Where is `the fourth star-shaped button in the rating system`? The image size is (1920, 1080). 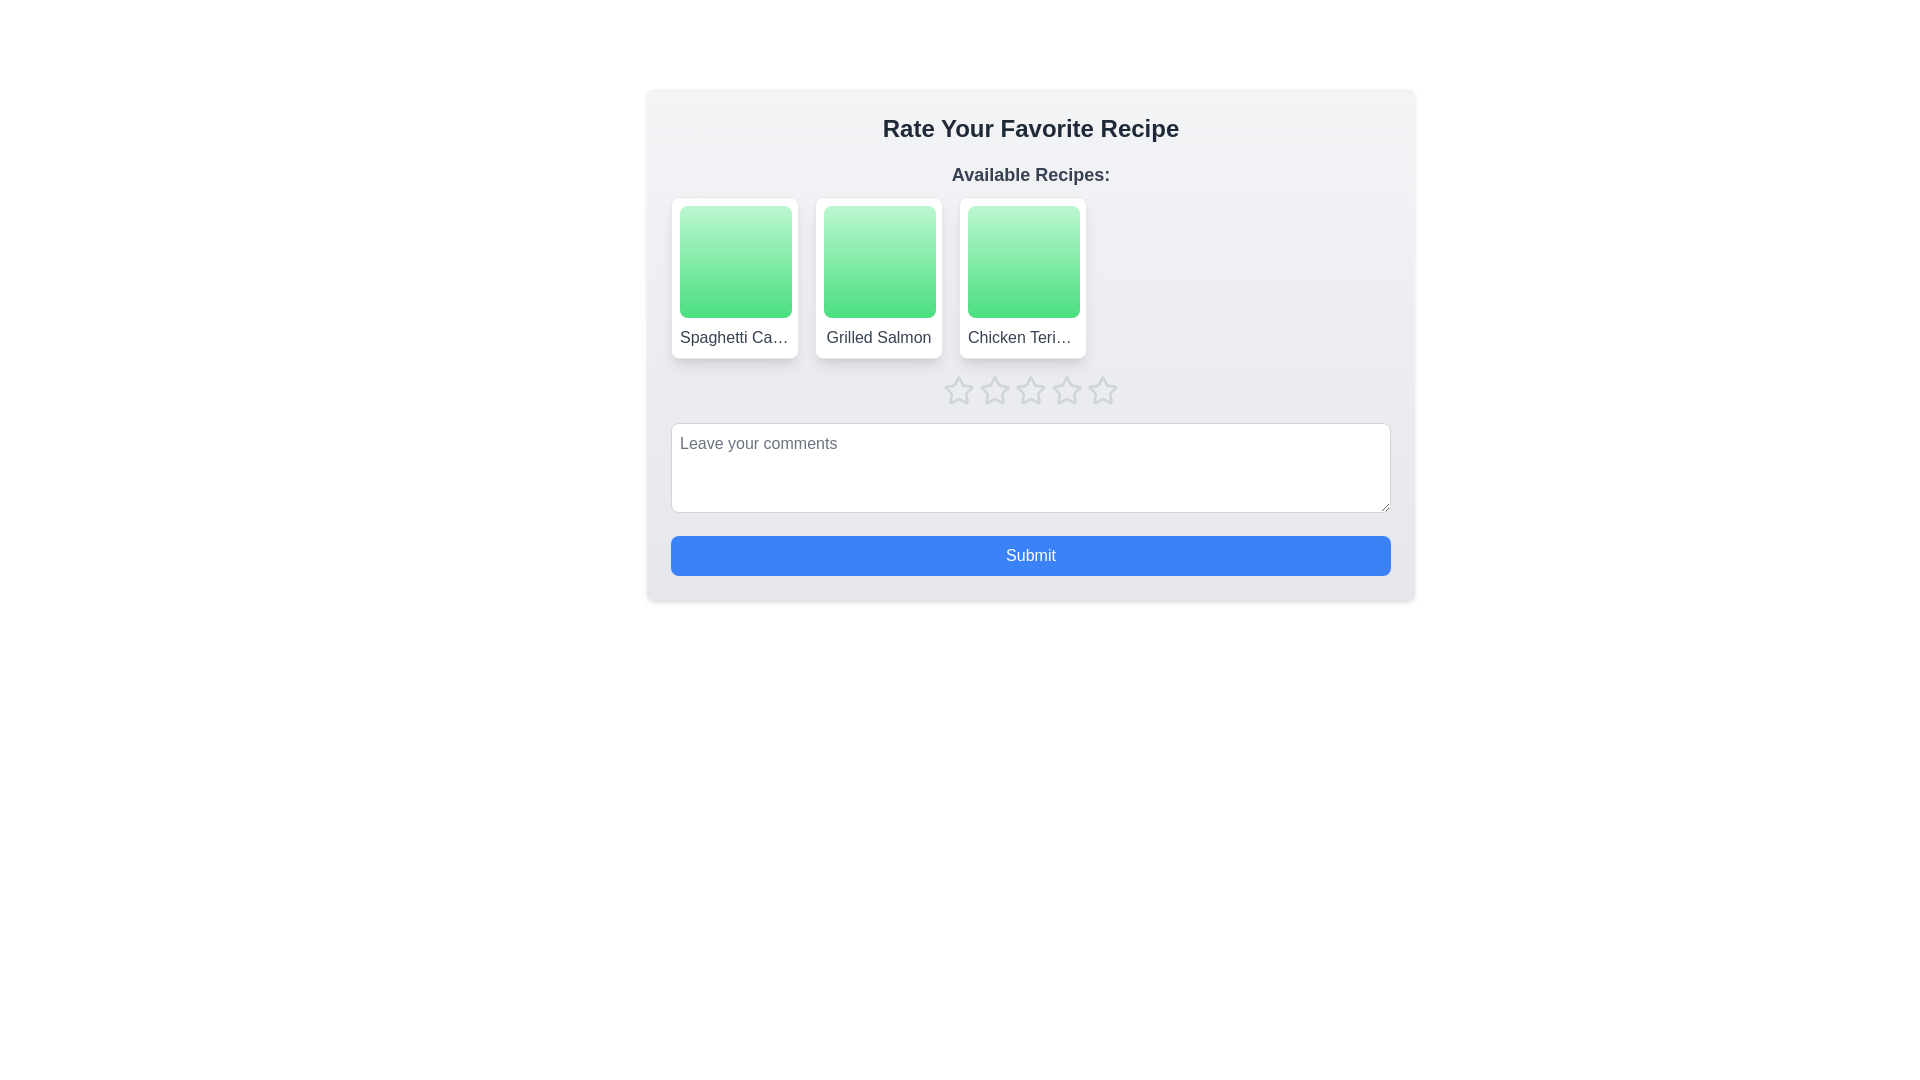
the fourth star-shaped button in the rating system is located at coordinates (1065, 390).